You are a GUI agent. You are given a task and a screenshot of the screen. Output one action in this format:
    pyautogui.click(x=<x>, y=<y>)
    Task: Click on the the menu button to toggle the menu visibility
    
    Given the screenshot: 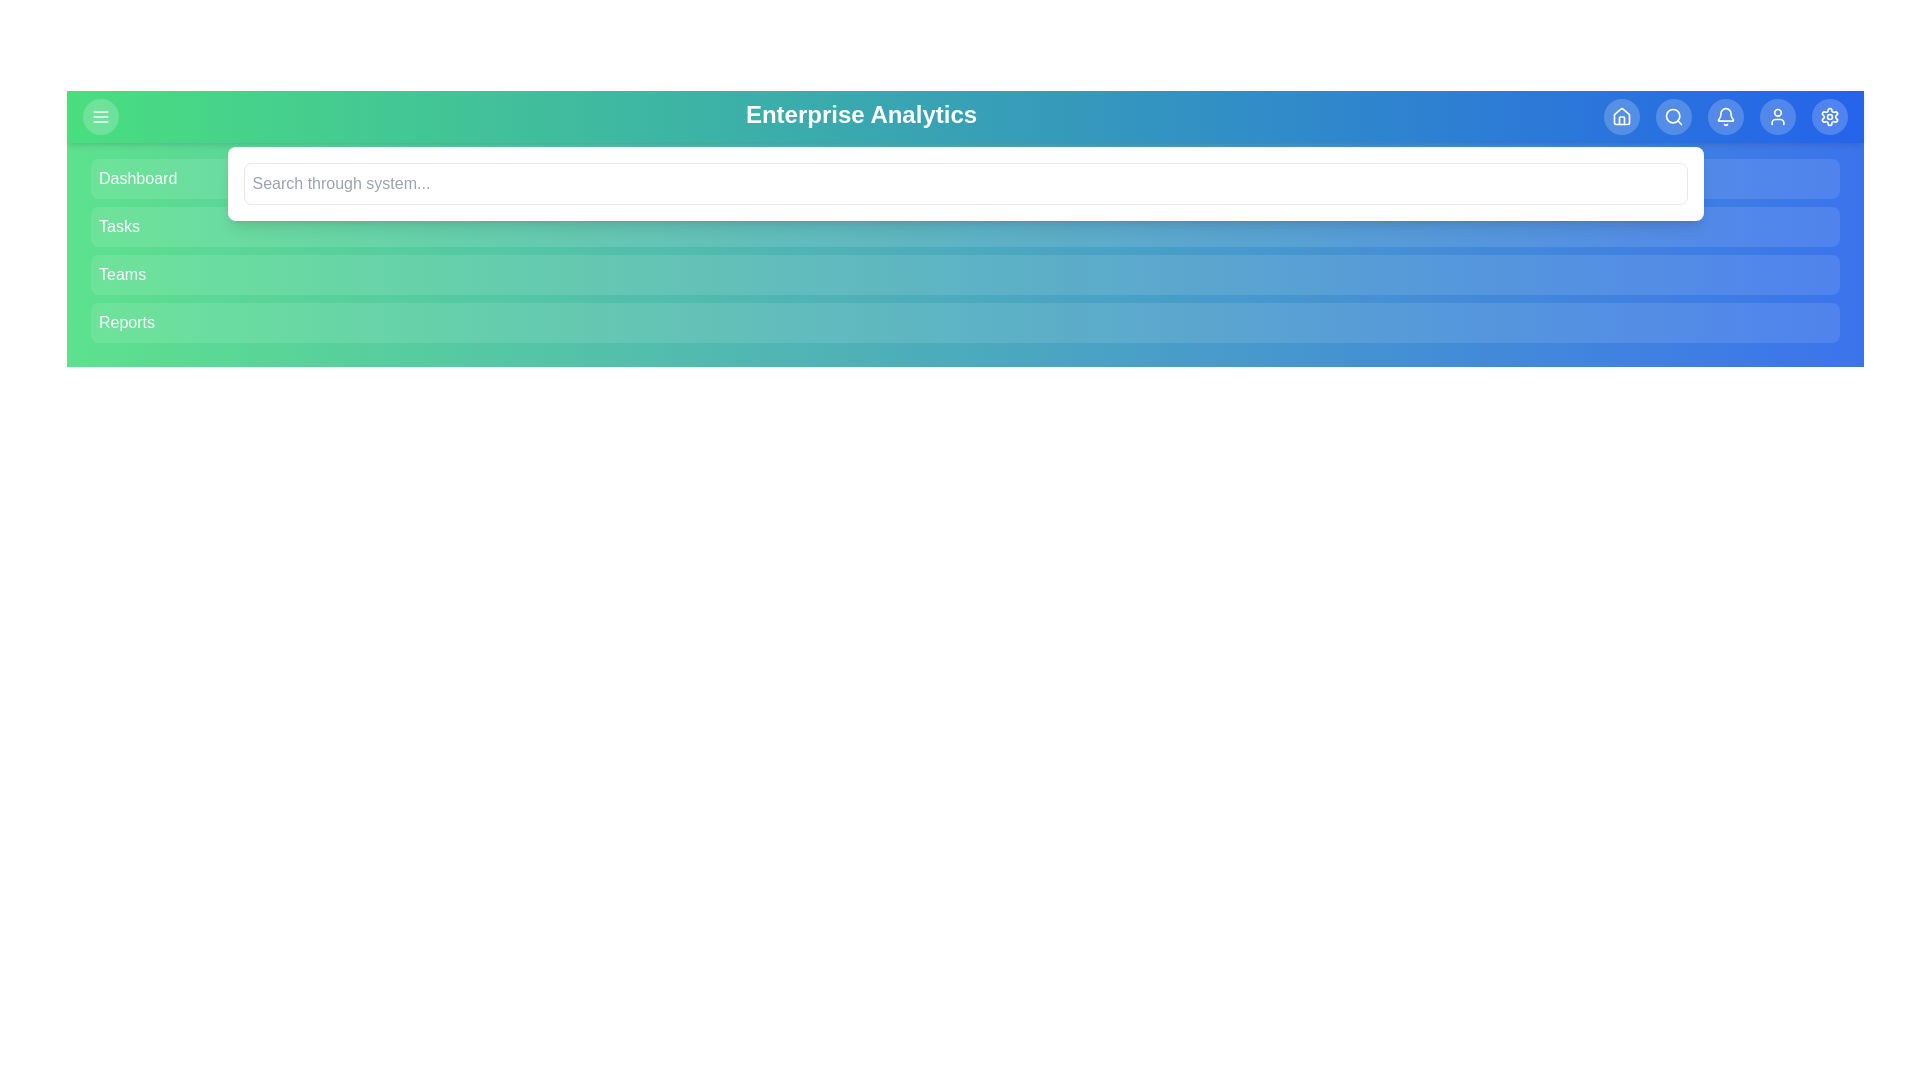 What is the action you would take?
    pyautogui.click(x=99, y=116)
    